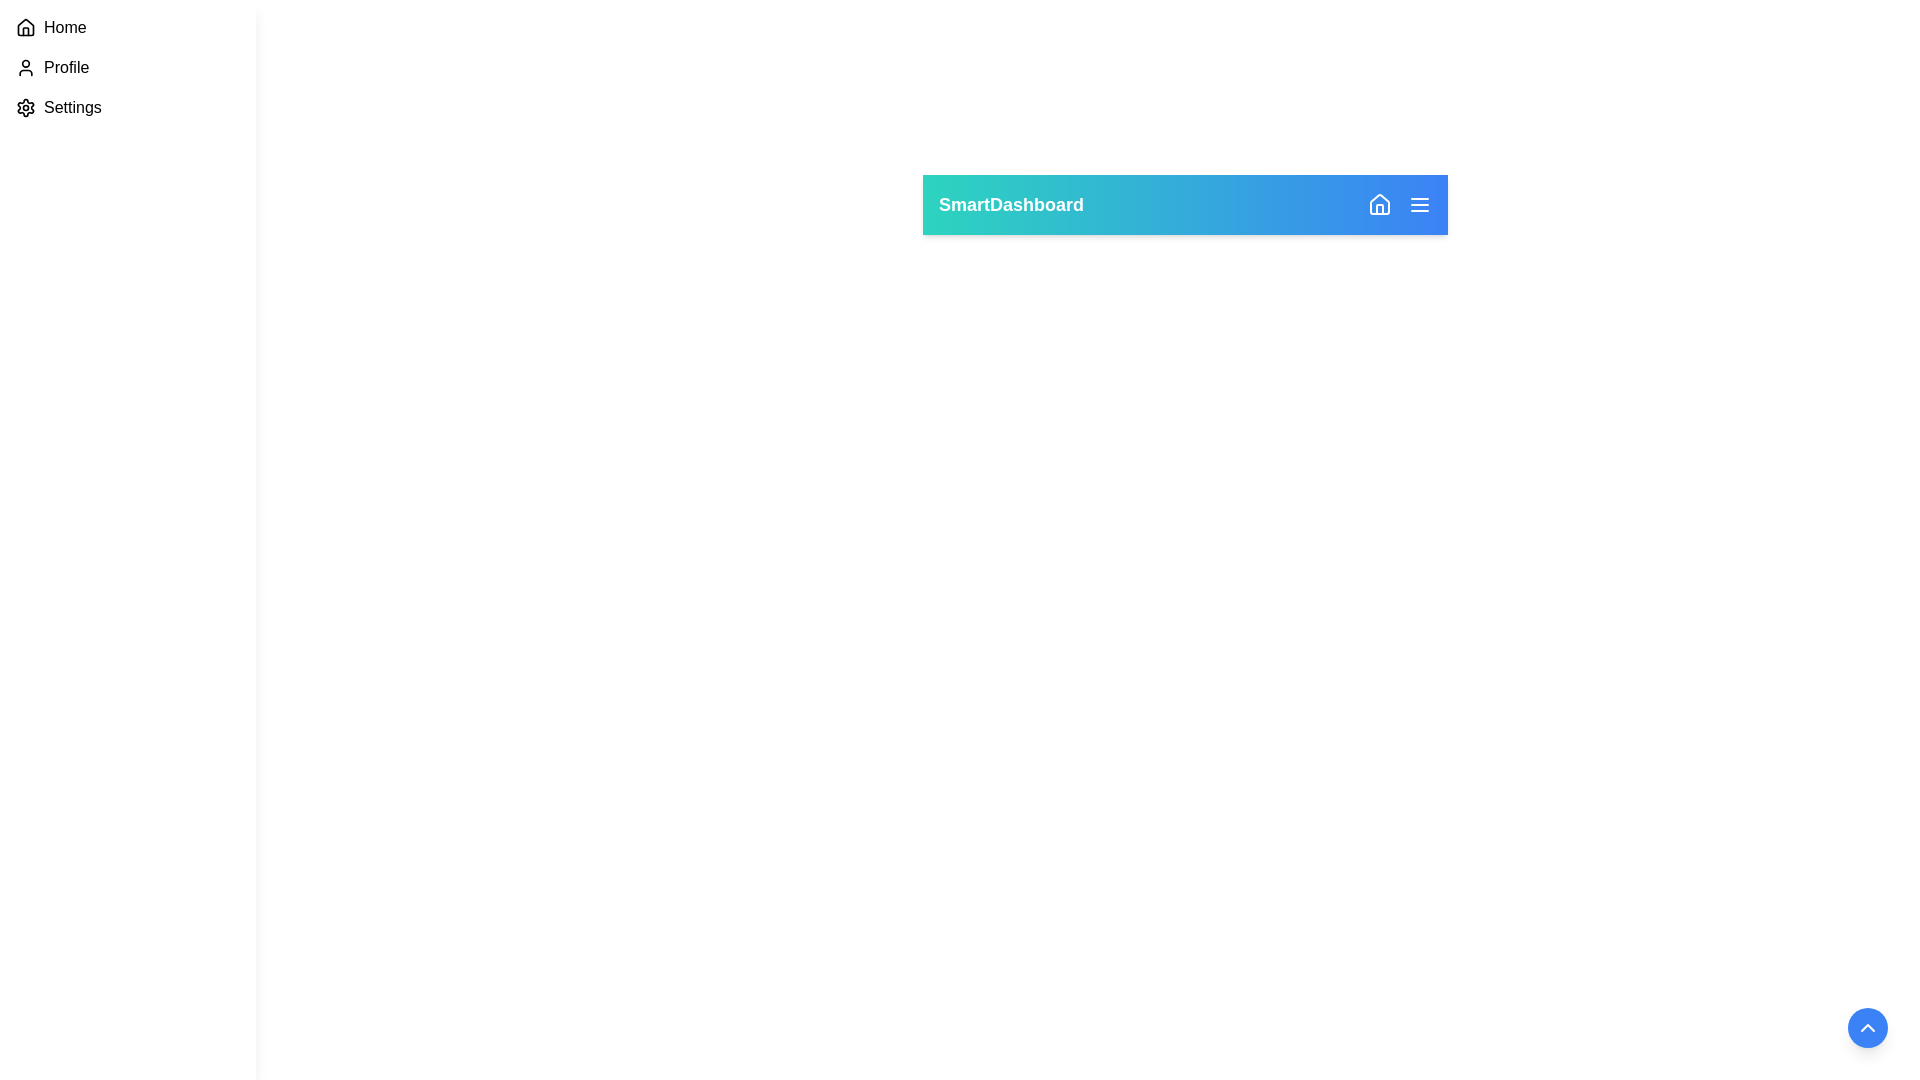 The height and width of the screenshot is (1080, 1920). I want to click on the small vector-based door icon within the house icon in the SVG located in the top-right corner of the horizontal navigation bar, so click(1379, 209).